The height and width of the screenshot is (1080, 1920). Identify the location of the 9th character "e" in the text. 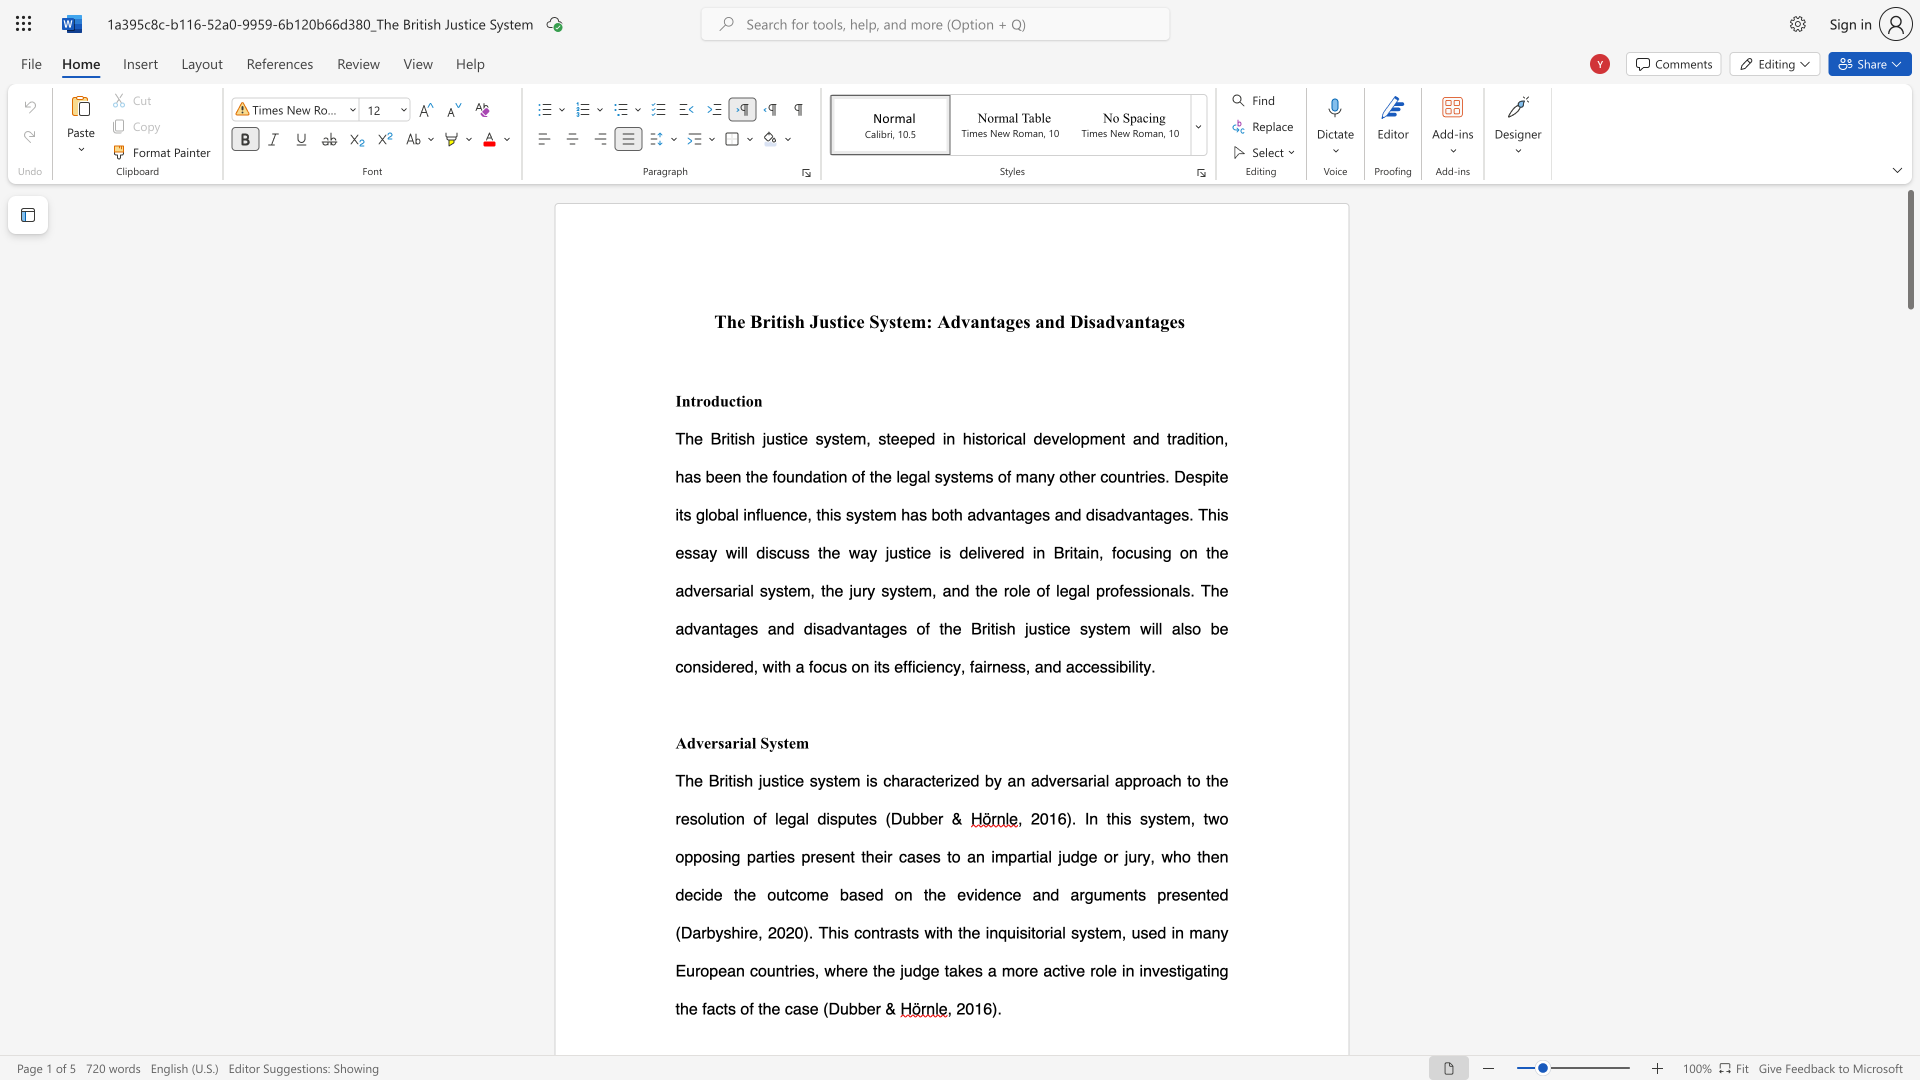
(782, 818).